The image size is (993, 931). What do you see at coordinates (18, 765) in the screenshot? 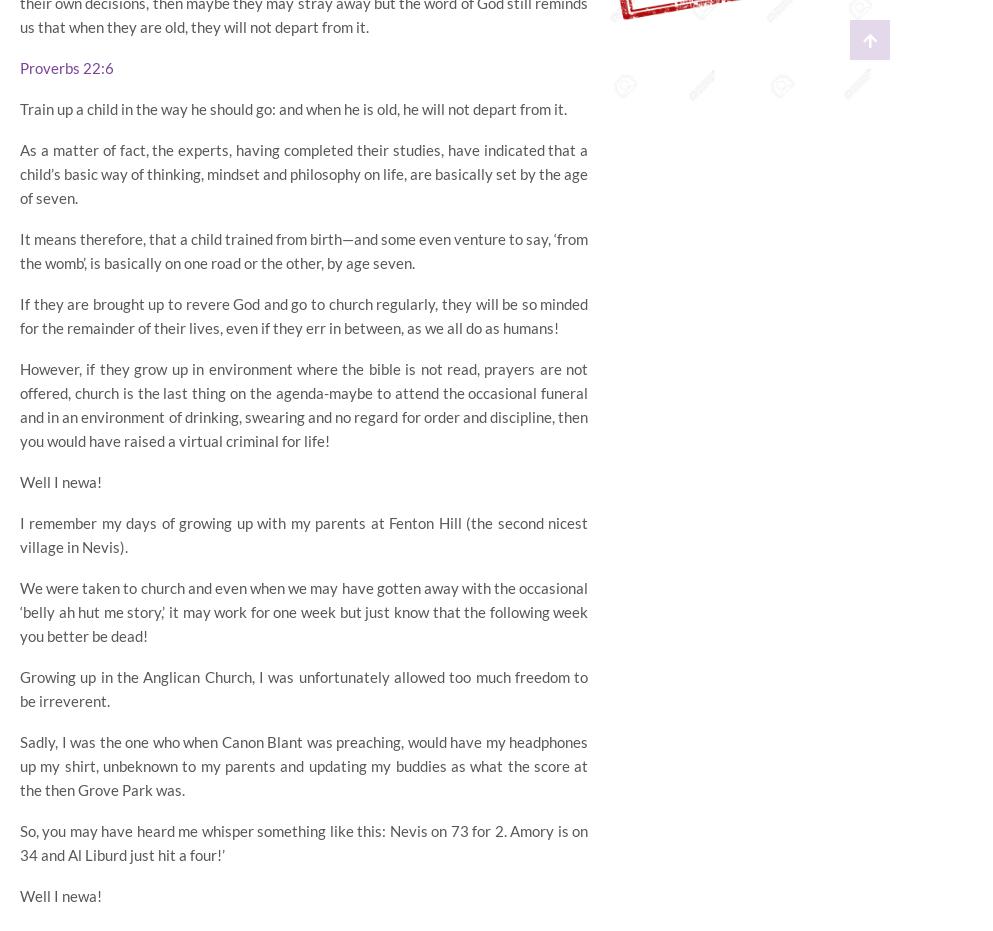
I see `'Sadly, I was the one who when Canon Blant was preaching, would have my headphones up my shirt, unbeknown to my parents and updating my buddies as what the score at the then Grove Park was.'` at bounding box center [18, 765].